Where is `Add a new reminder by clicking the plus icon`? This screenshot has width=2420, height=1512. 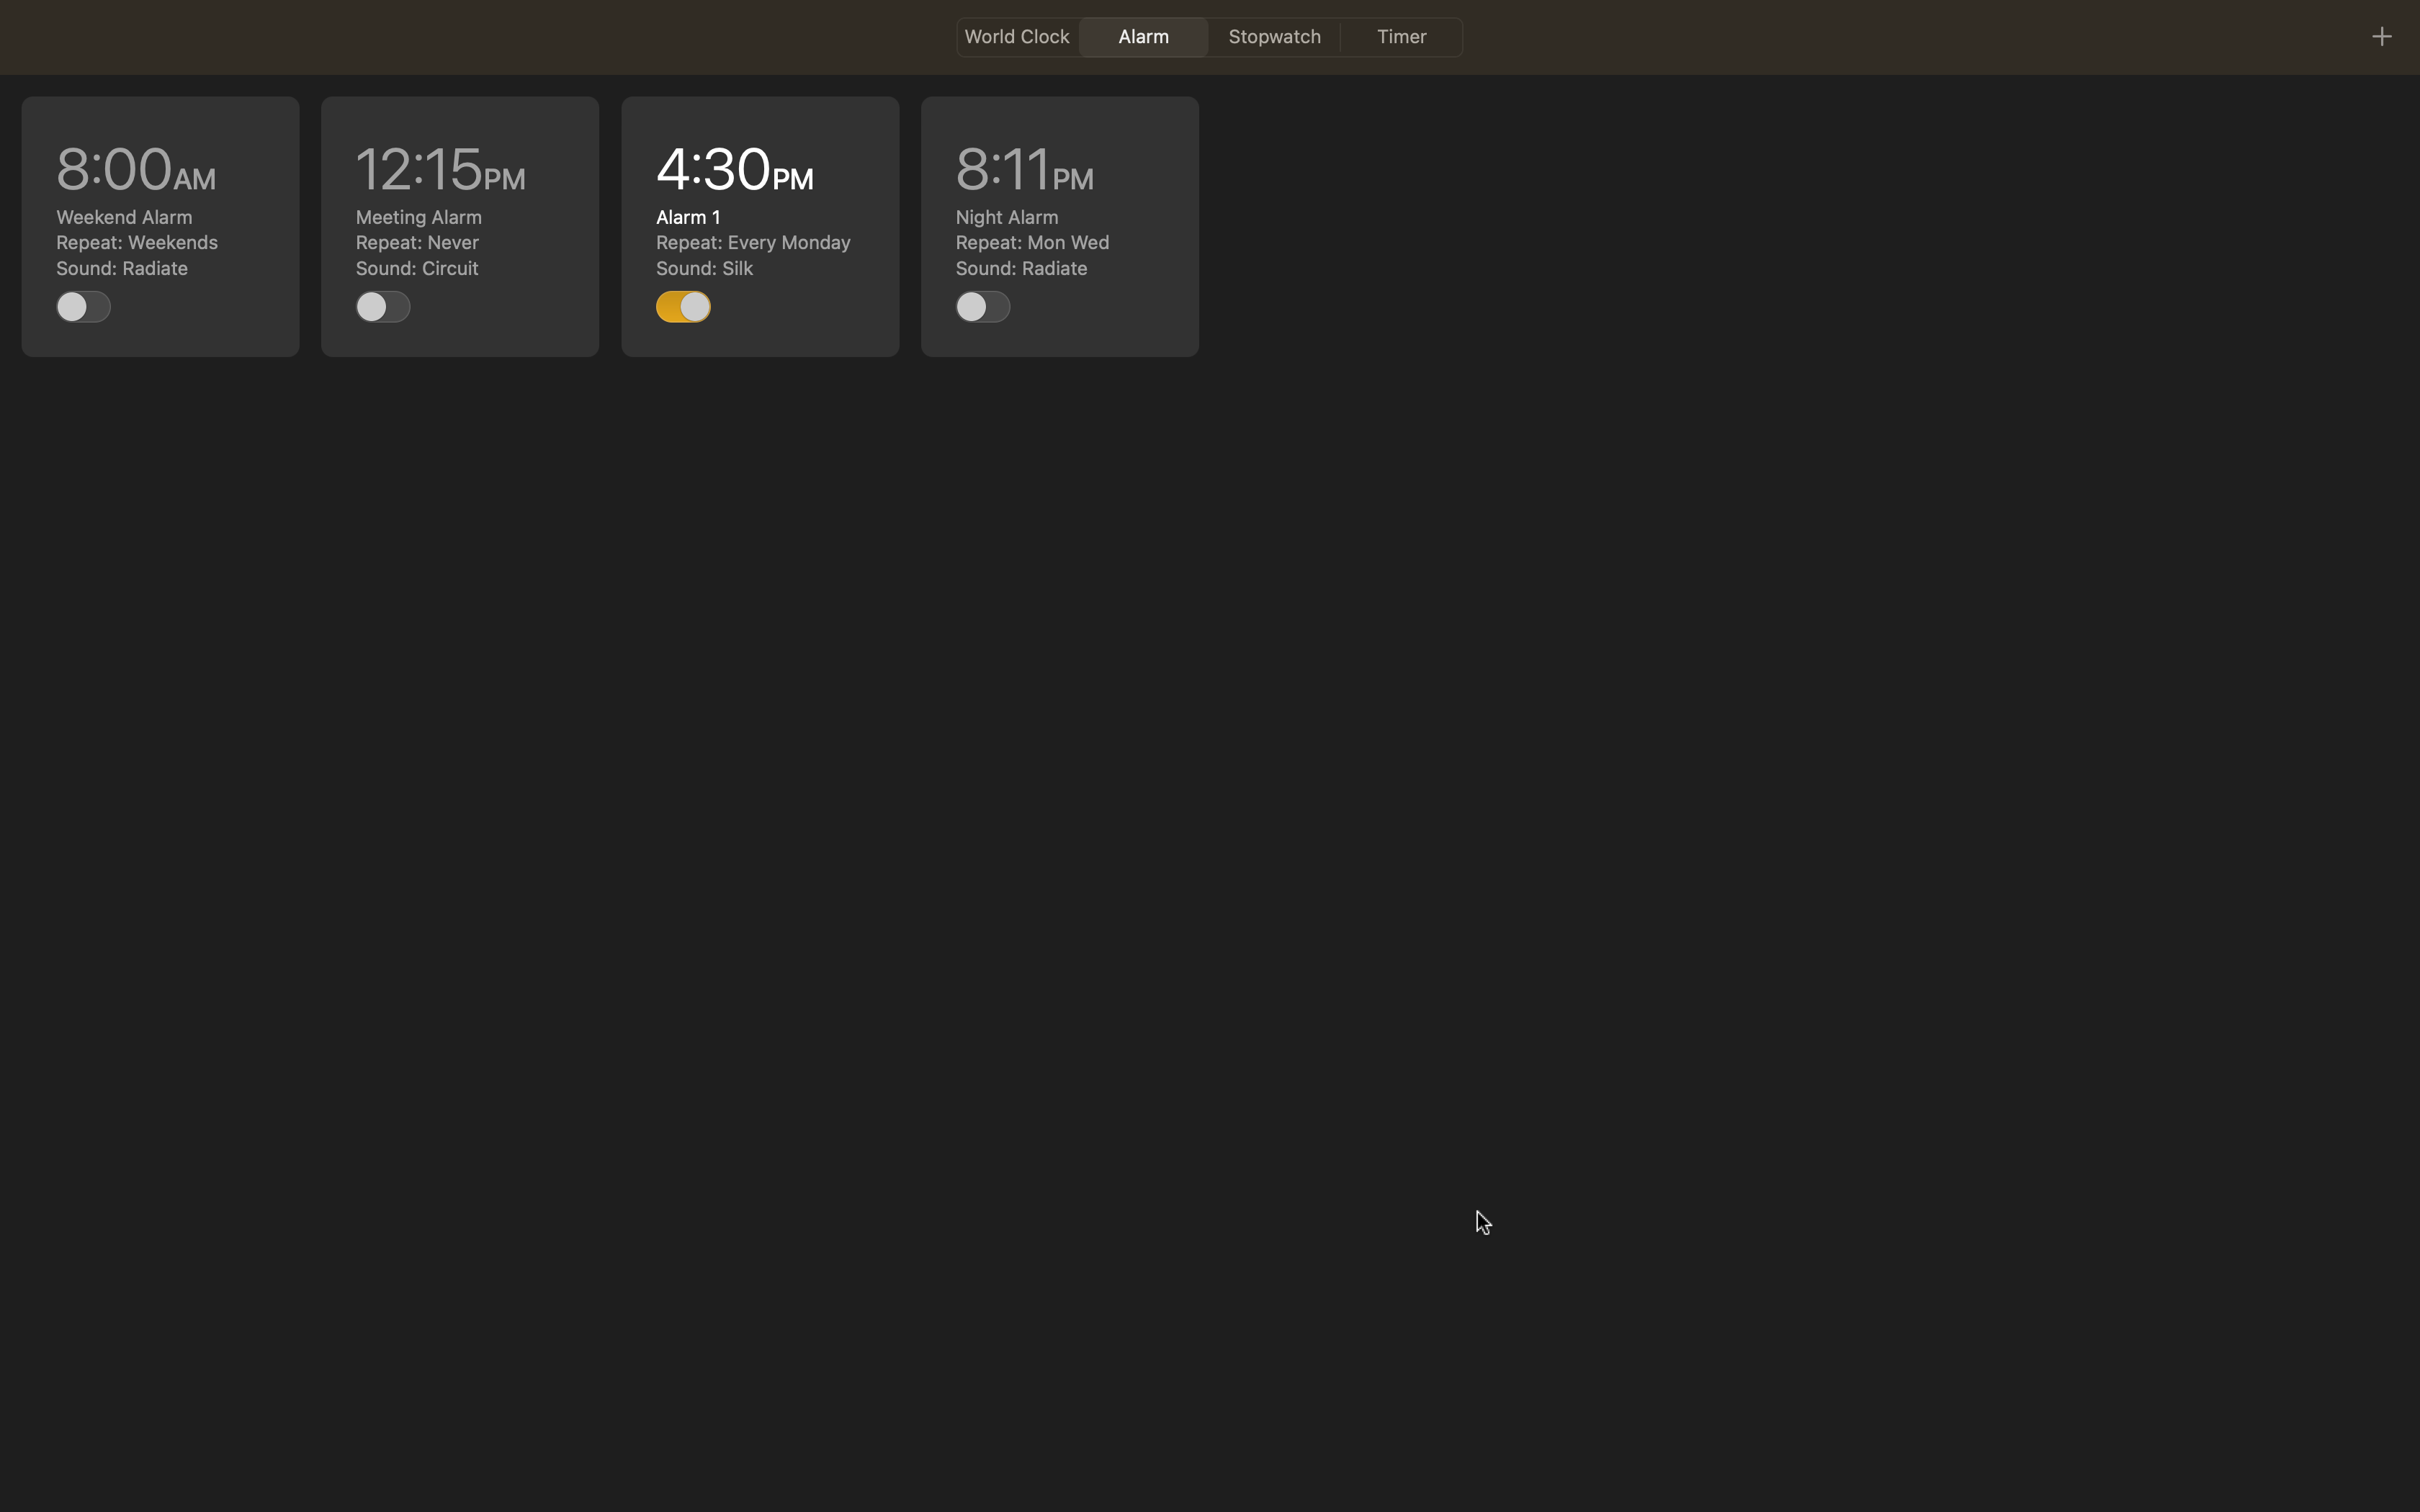 Add a new reminder by clicking the plus icon is located at coordinates (2380, 35).